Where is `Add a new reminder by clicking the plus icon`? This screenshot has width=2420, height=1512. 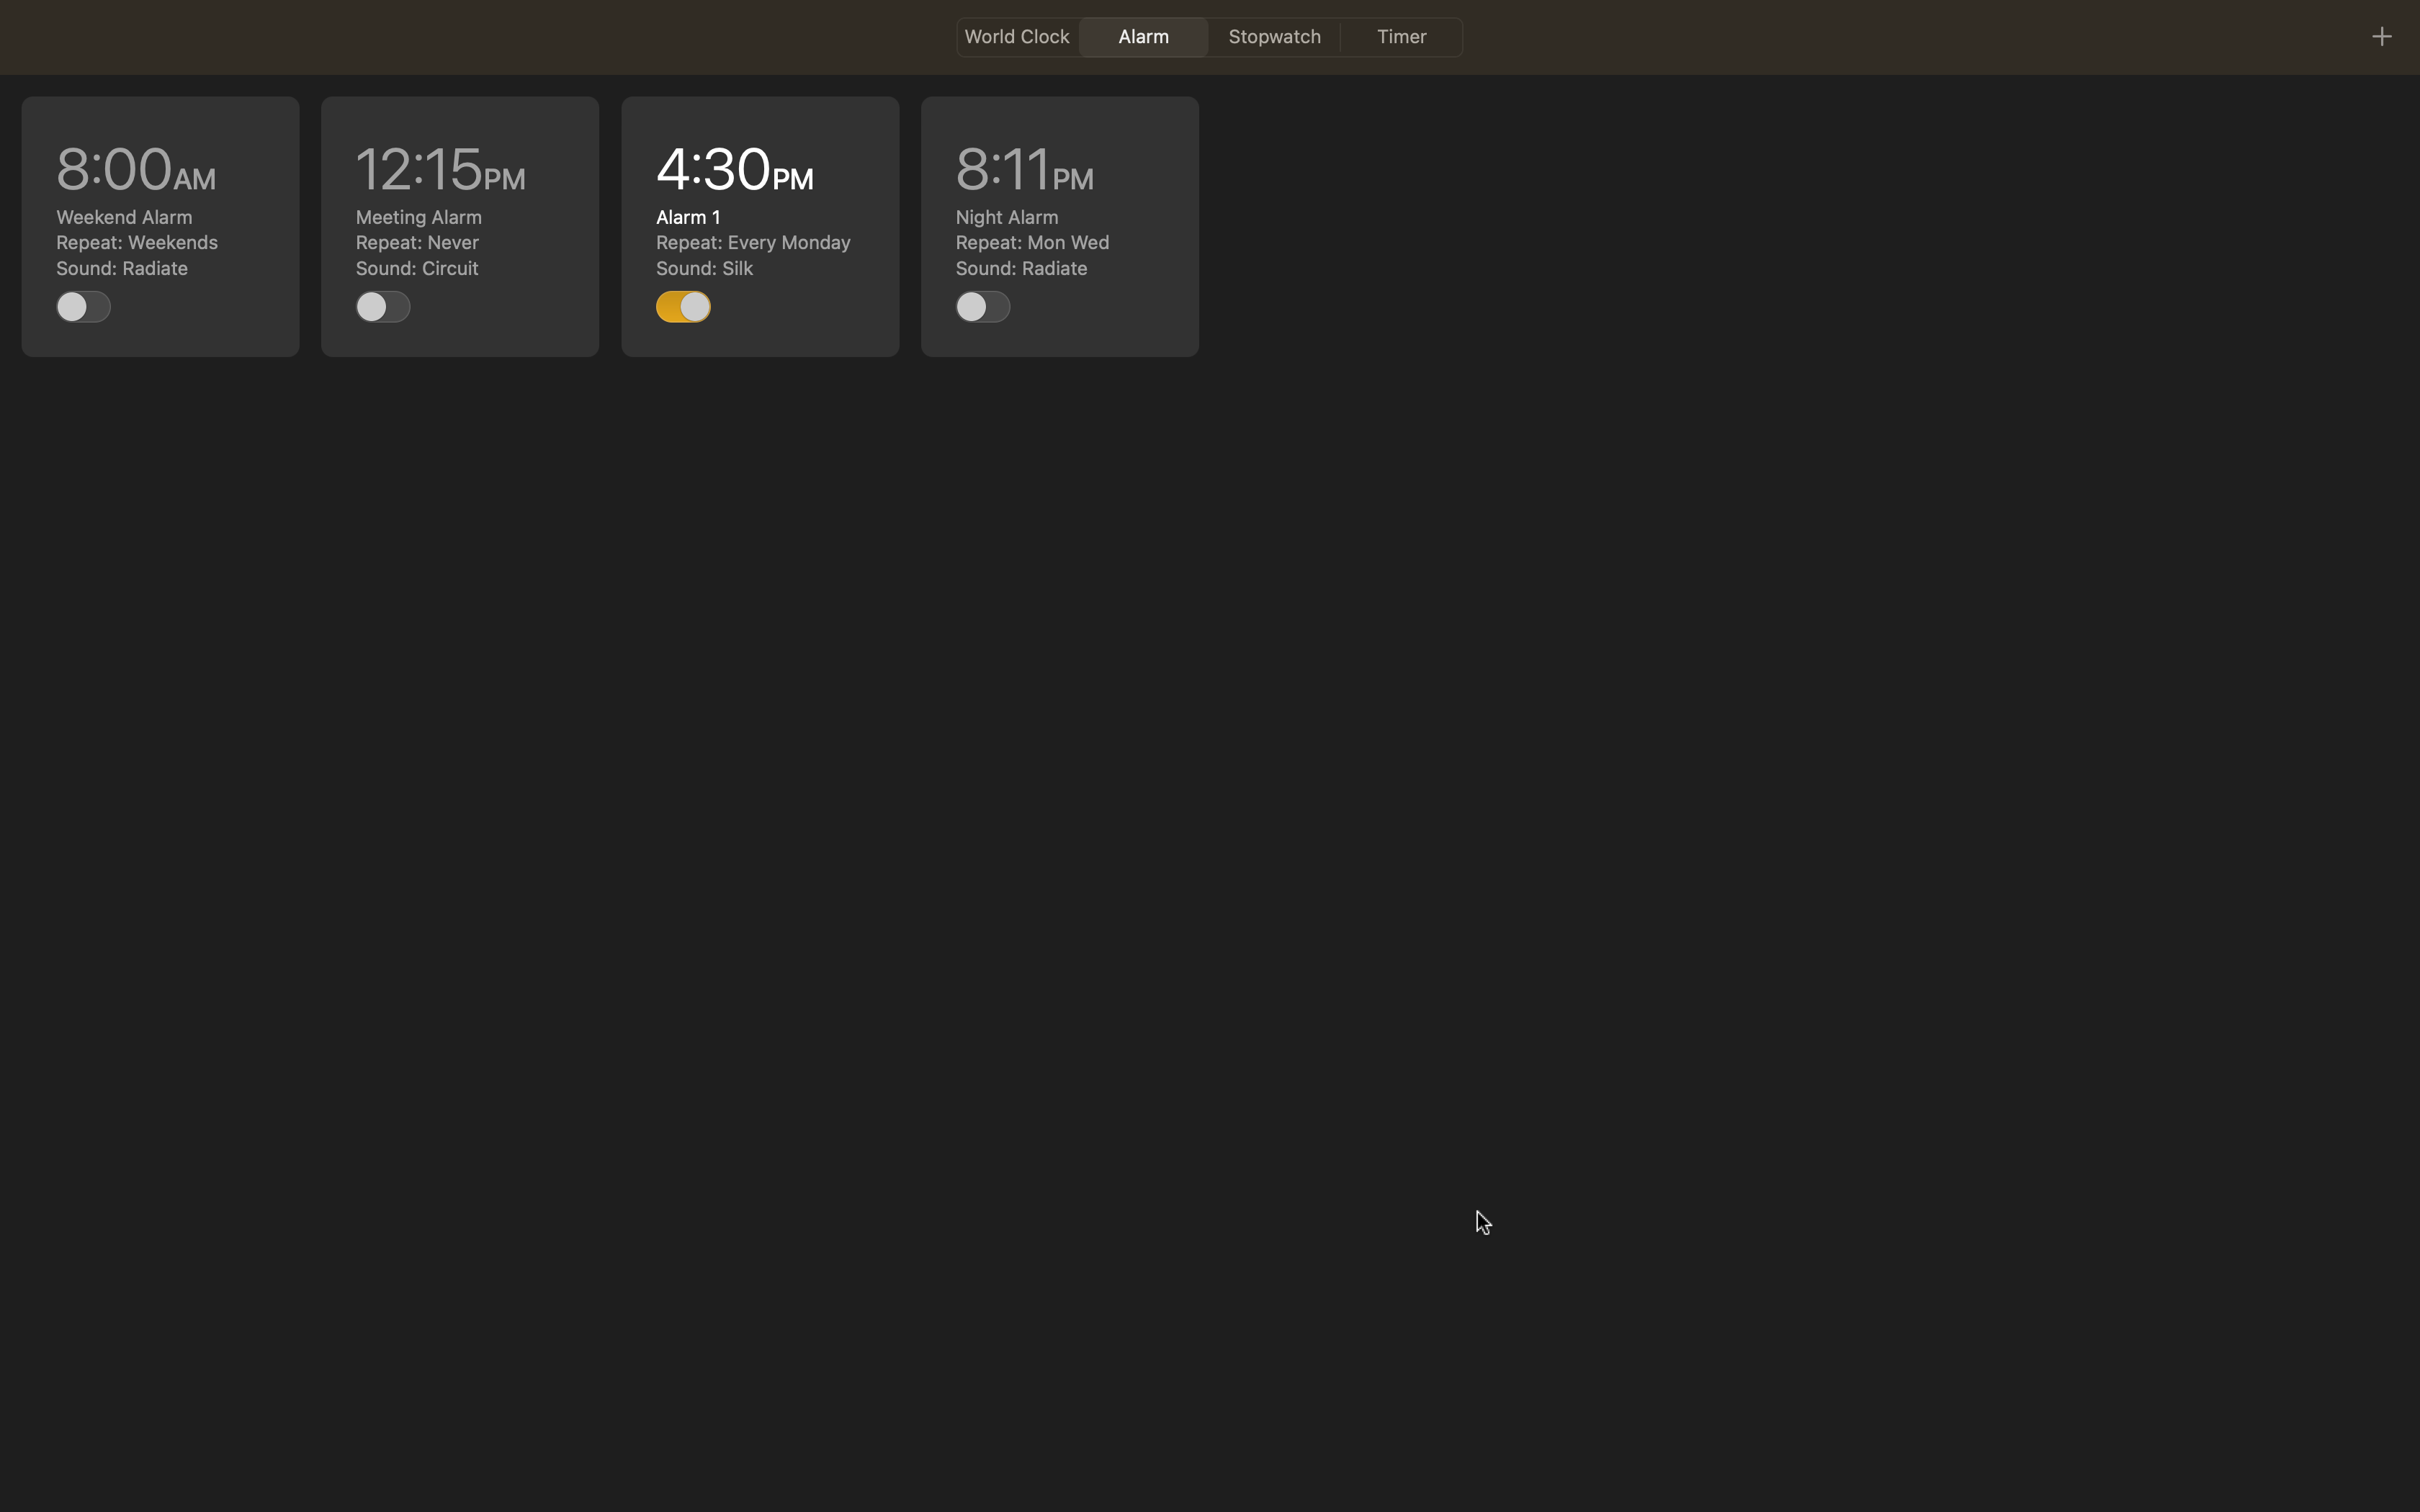 Add a new reminder by clicking the plus icon is located at coordinates (2380, 35).